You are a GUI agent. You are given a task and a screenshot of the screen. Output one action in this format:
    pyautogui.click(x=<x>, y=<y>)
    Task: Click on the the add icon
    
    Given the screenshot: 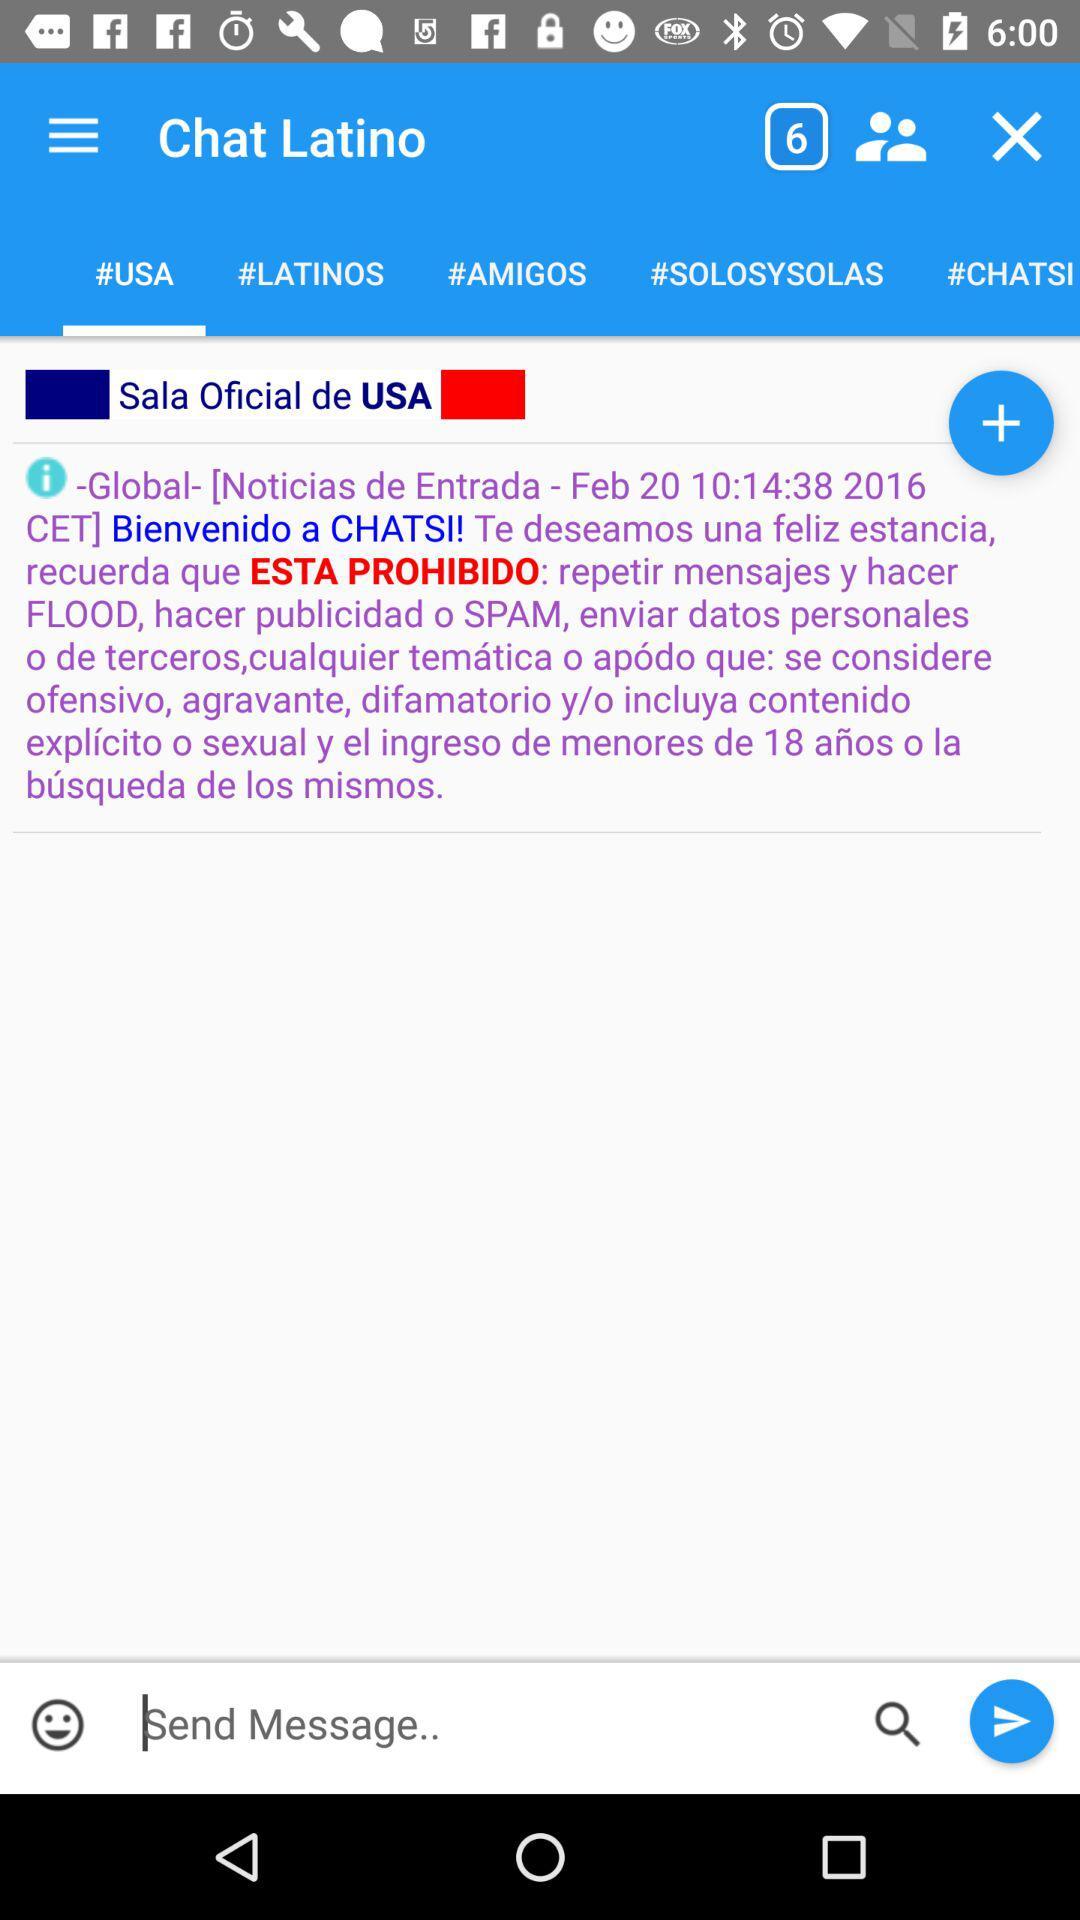 What is the action you would take?
    pyautogui.click(x=1001, y=421)
    